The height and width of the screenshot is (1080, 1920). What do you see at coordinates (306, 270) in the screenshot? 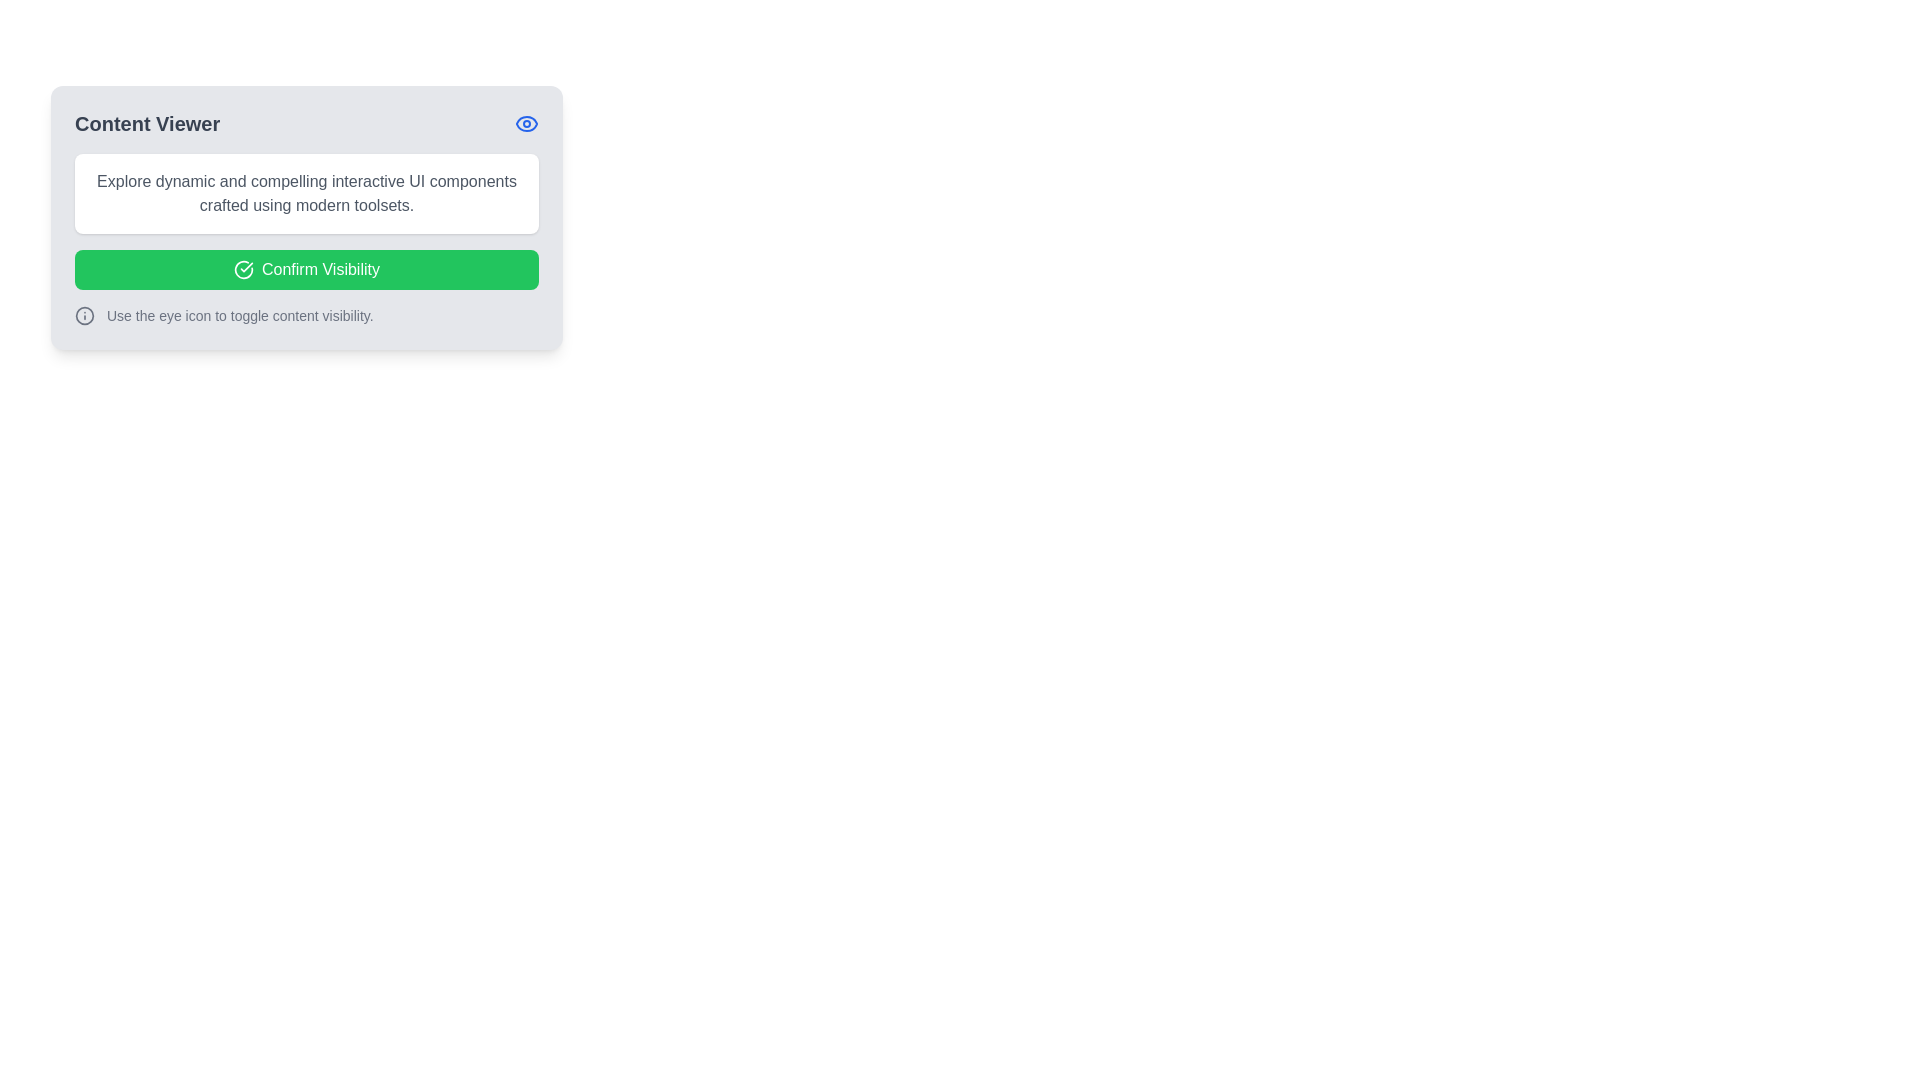
I see `the button that confirms the visibility of certain content, positioned below the descriptive text about interactive UI components and above the guide about toggling visibility` at bounding box center [306, 270].